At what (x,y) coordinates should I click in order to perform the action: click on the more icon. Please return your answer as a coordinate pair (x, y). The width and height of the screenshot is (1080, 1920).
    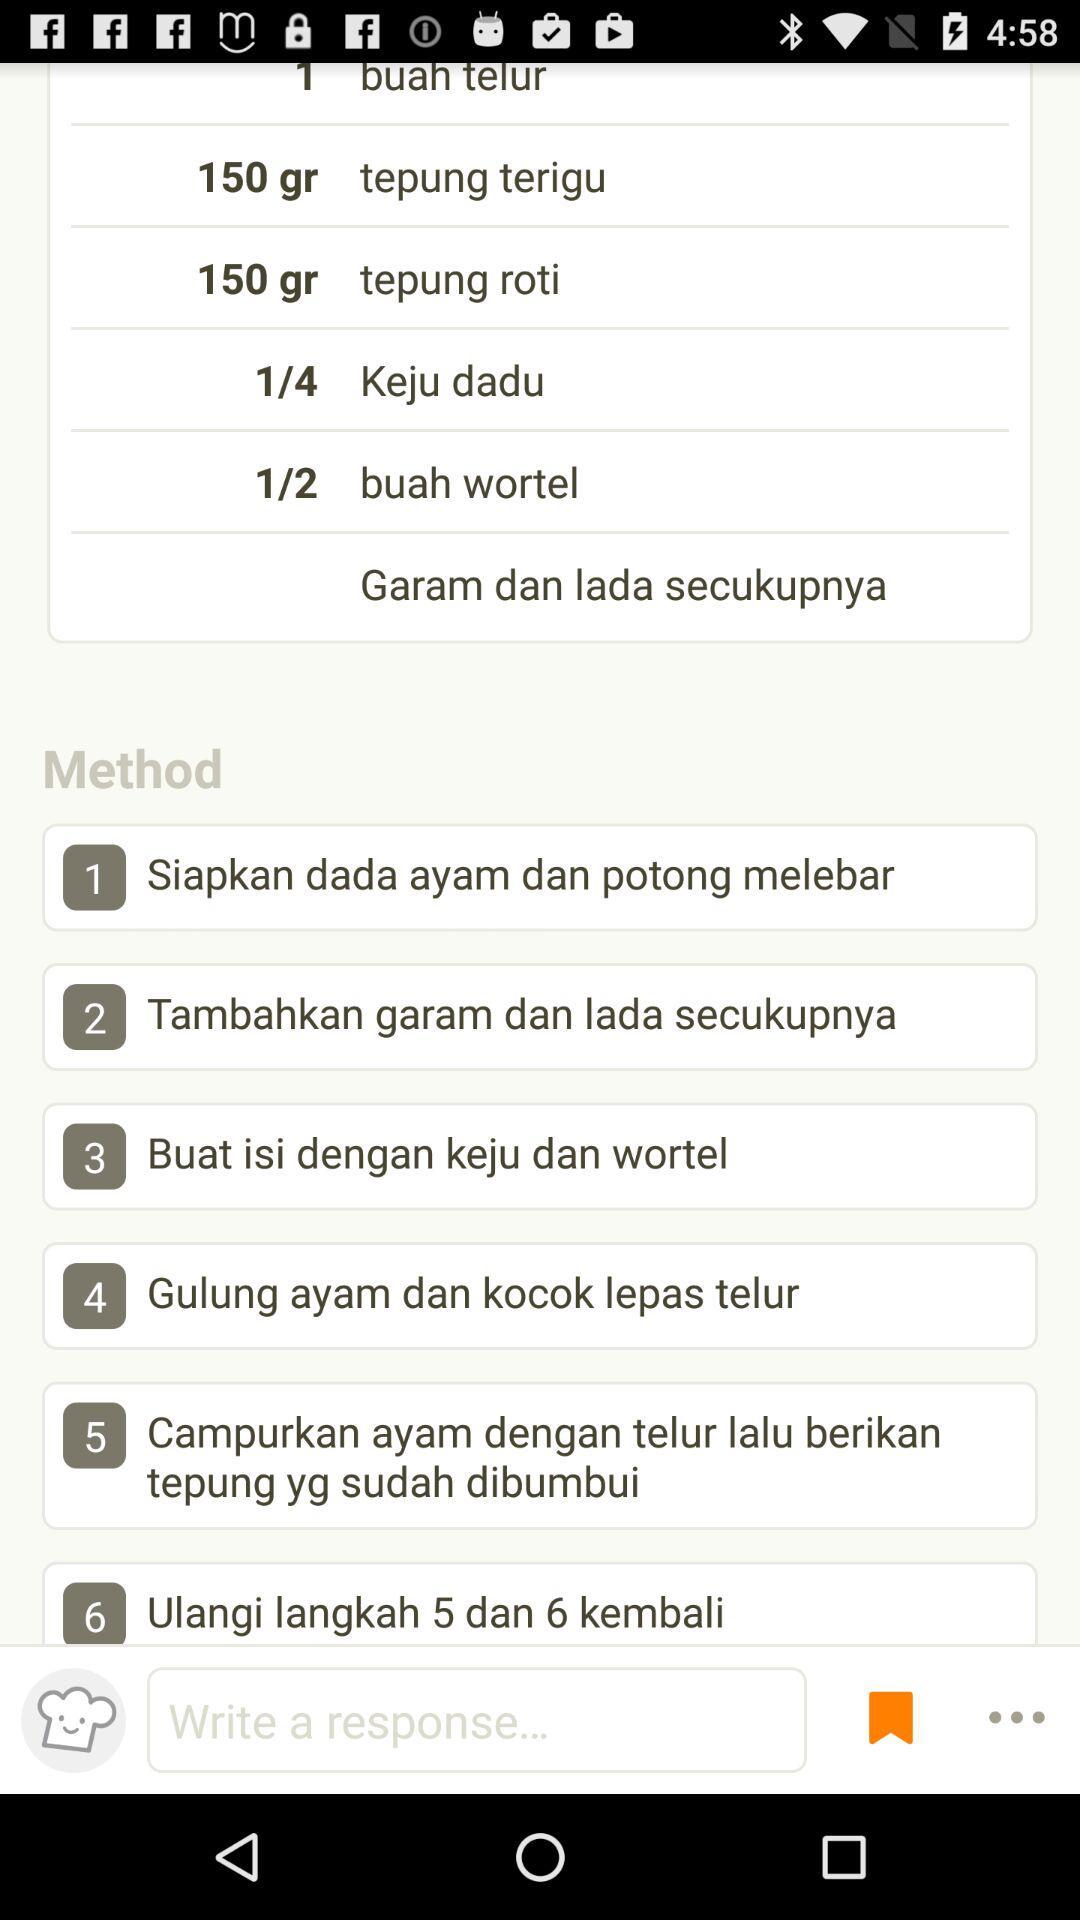
    Looking at the image, I should click on (1017, 1840).